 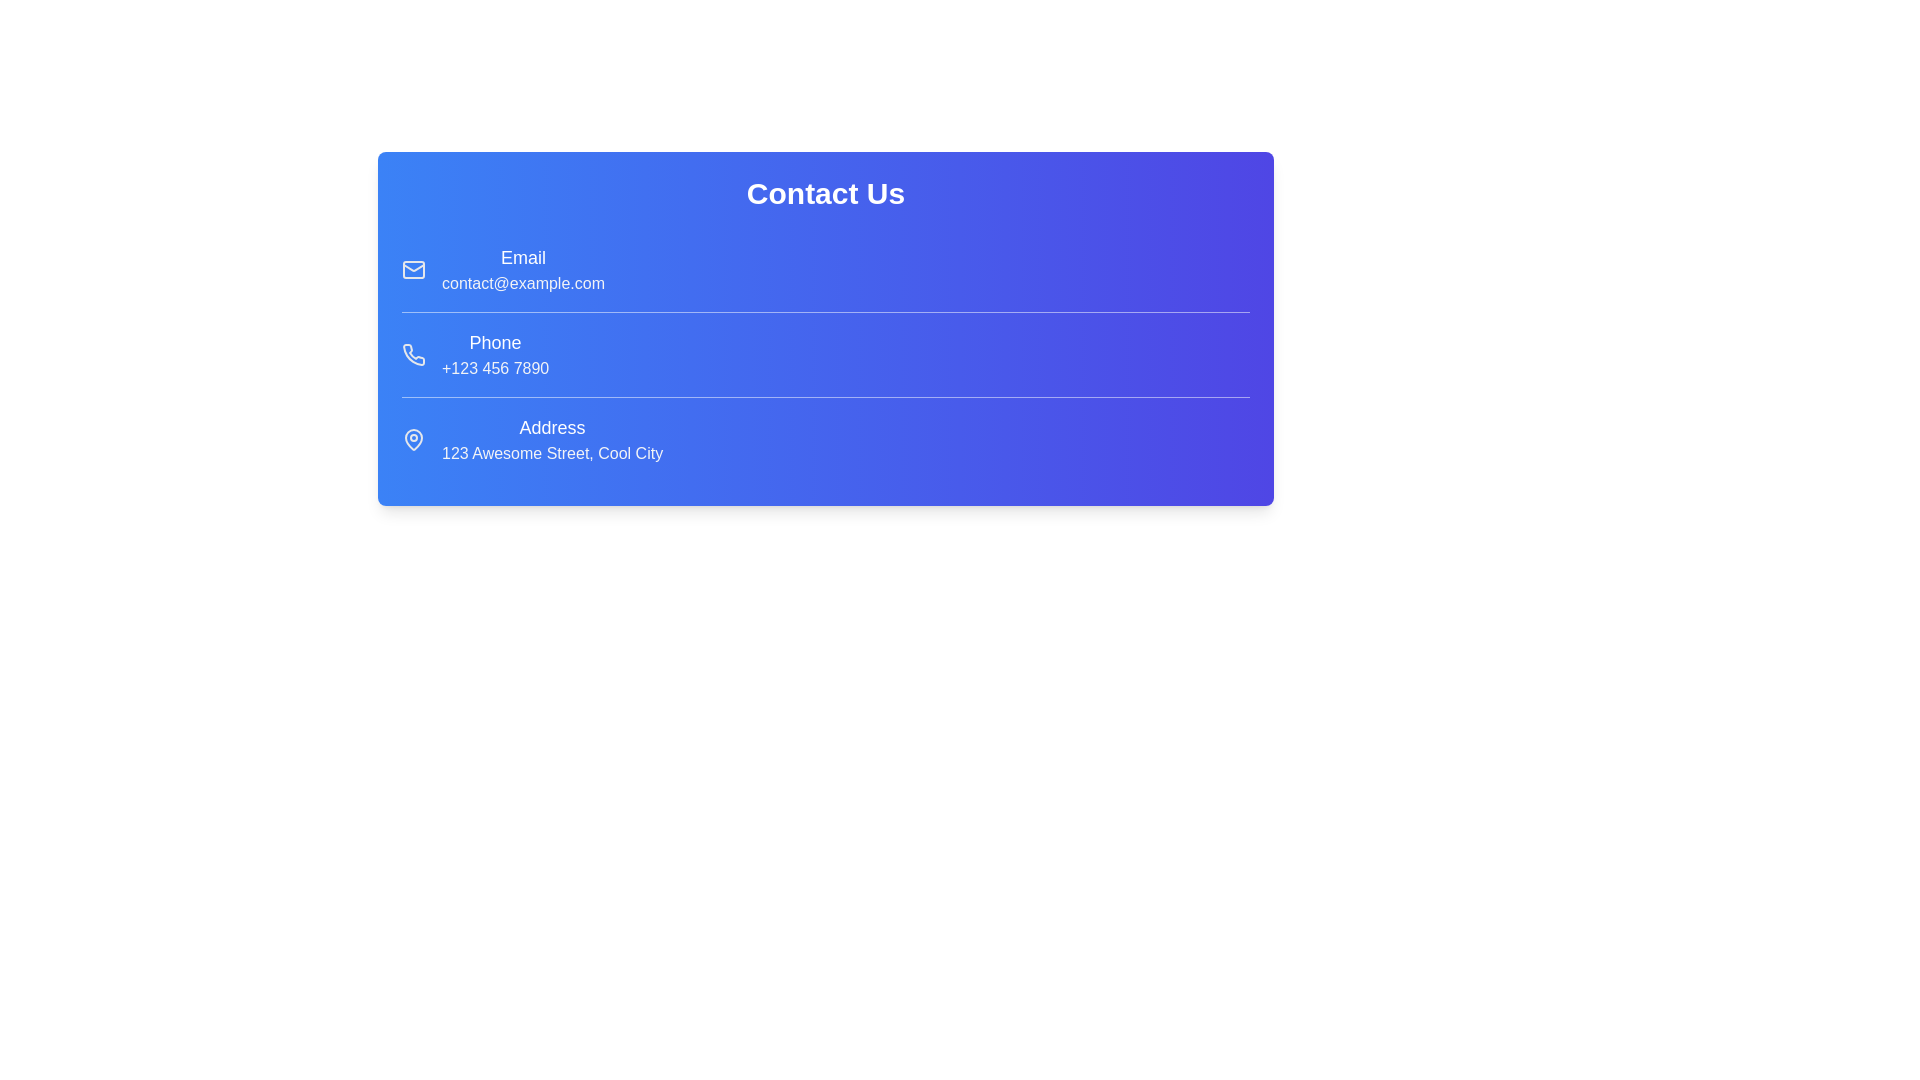 What do you see at coordinates (825, 193) in the screenshot?
I see `text of the prominent 'Contact Us' heading, which is a large, bold text element at the top of the section with a gradient blue background` at bounding box center [825, 193].